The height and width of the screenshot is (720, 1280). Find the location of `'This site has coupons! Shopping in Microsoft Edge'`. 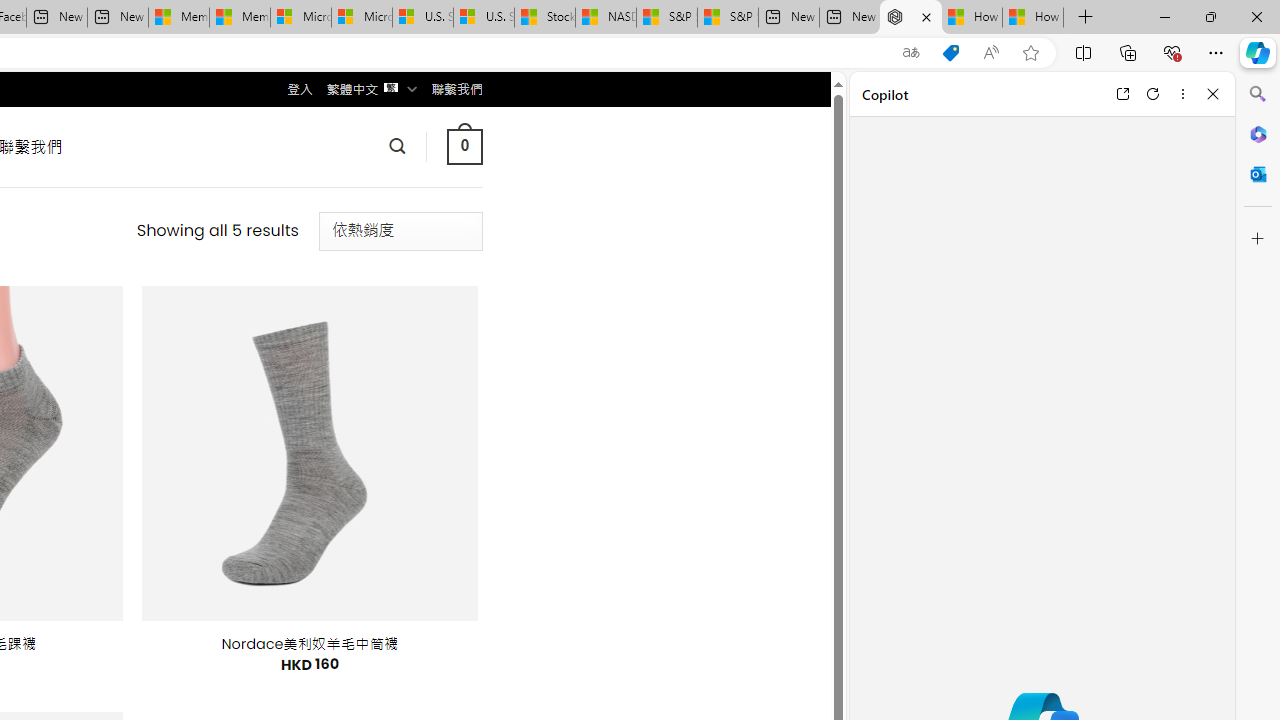

'This site has coupons! Shopping in Microsoft Edge' is located at coordinates (950, 52).